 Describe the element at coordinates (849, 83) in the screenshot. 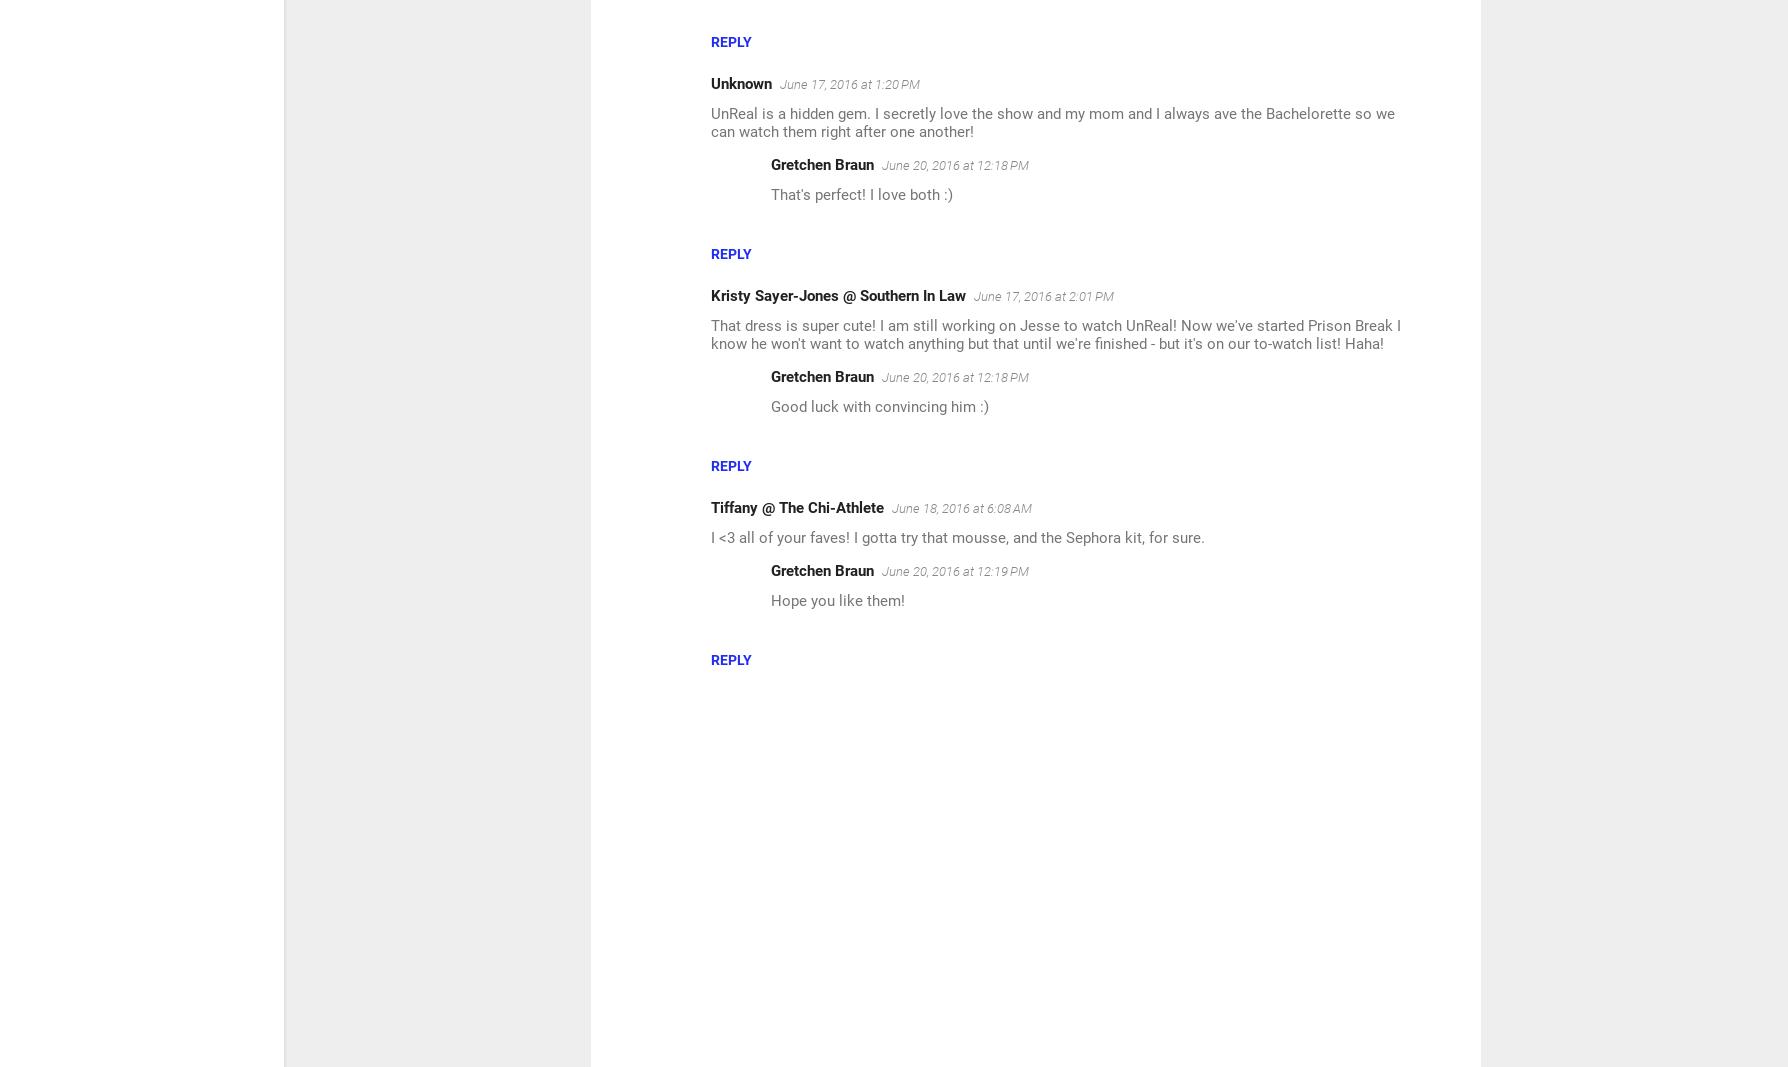

I see `'June 17, 2016 at 1:20 PM'` at that location.